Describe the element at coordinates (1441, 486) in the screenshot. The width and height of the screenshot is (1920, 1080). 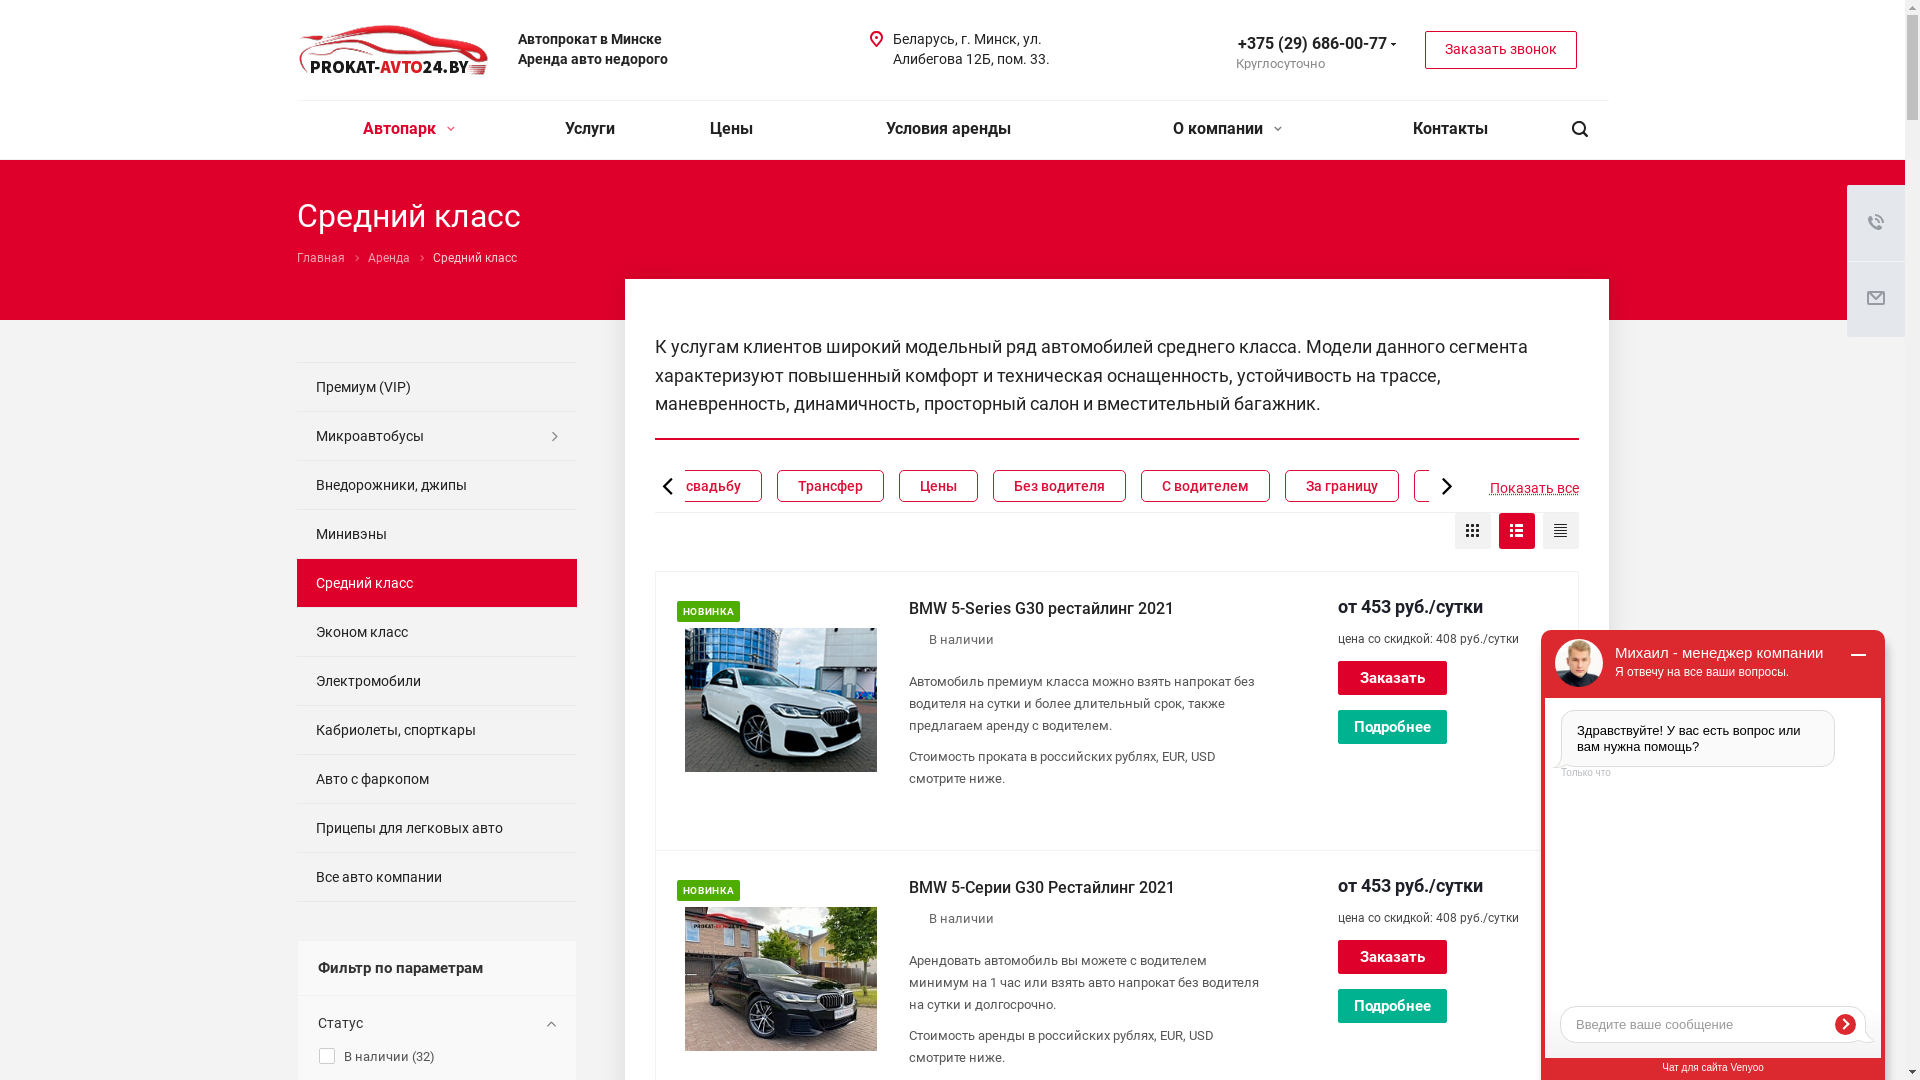
I see `'Next'` at that location.